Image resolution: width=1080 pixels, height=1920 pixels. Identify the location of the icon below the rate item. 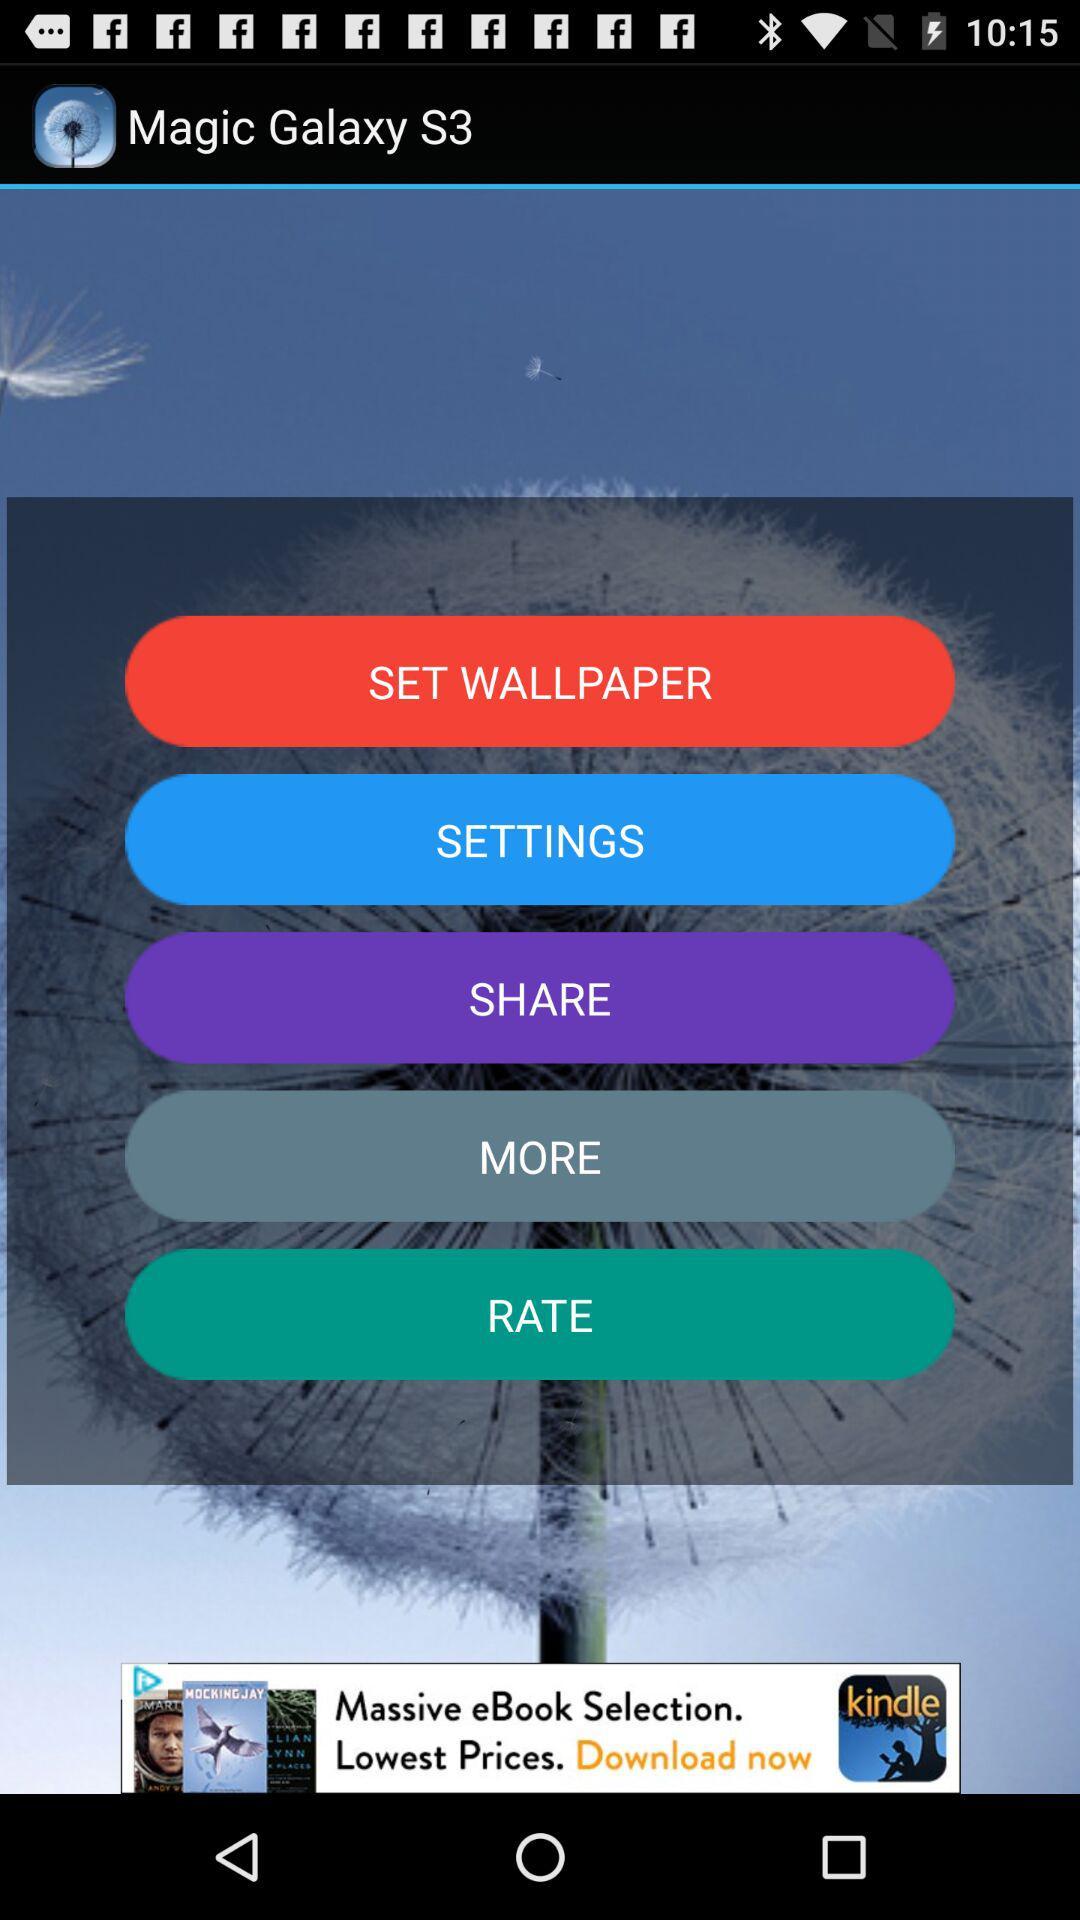
(540, 1727).